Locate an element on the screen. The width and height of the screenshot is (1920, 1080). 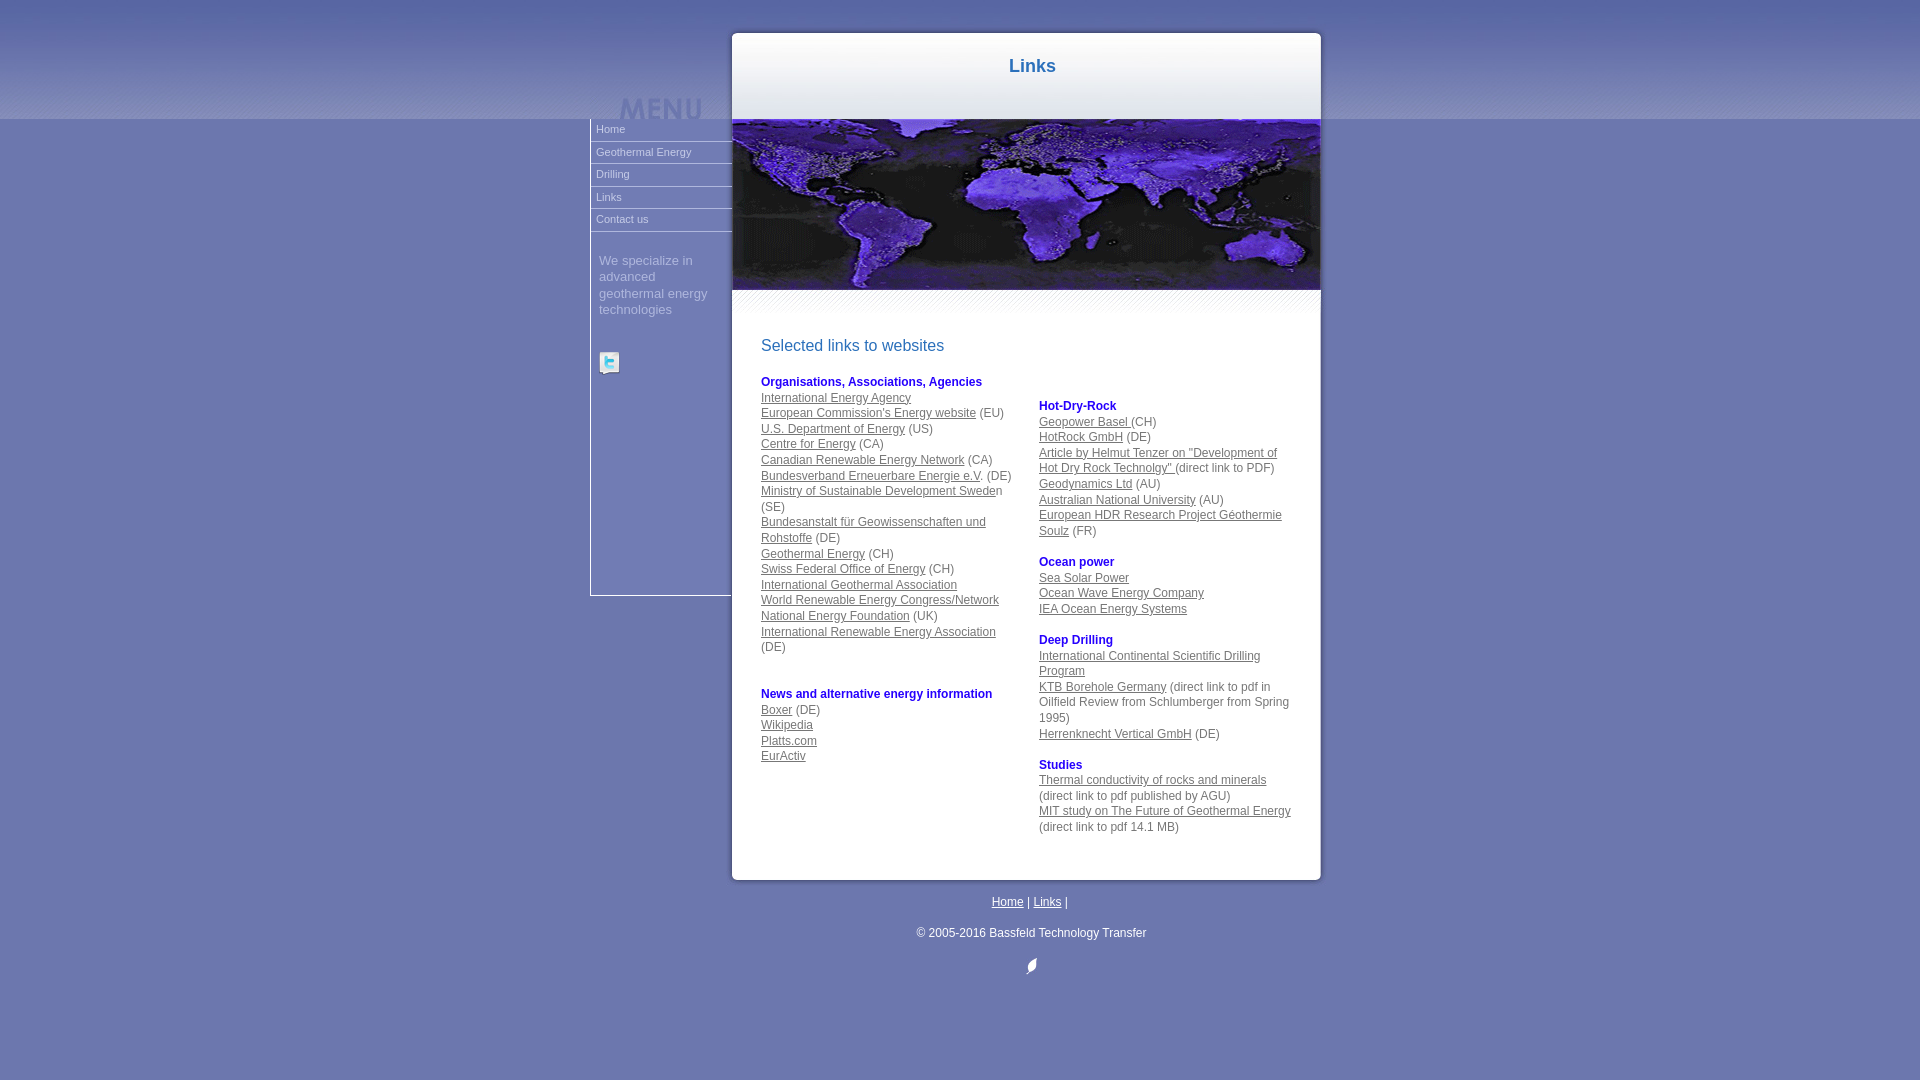
'Centre for Energy' is located at coordinates (760, 442).